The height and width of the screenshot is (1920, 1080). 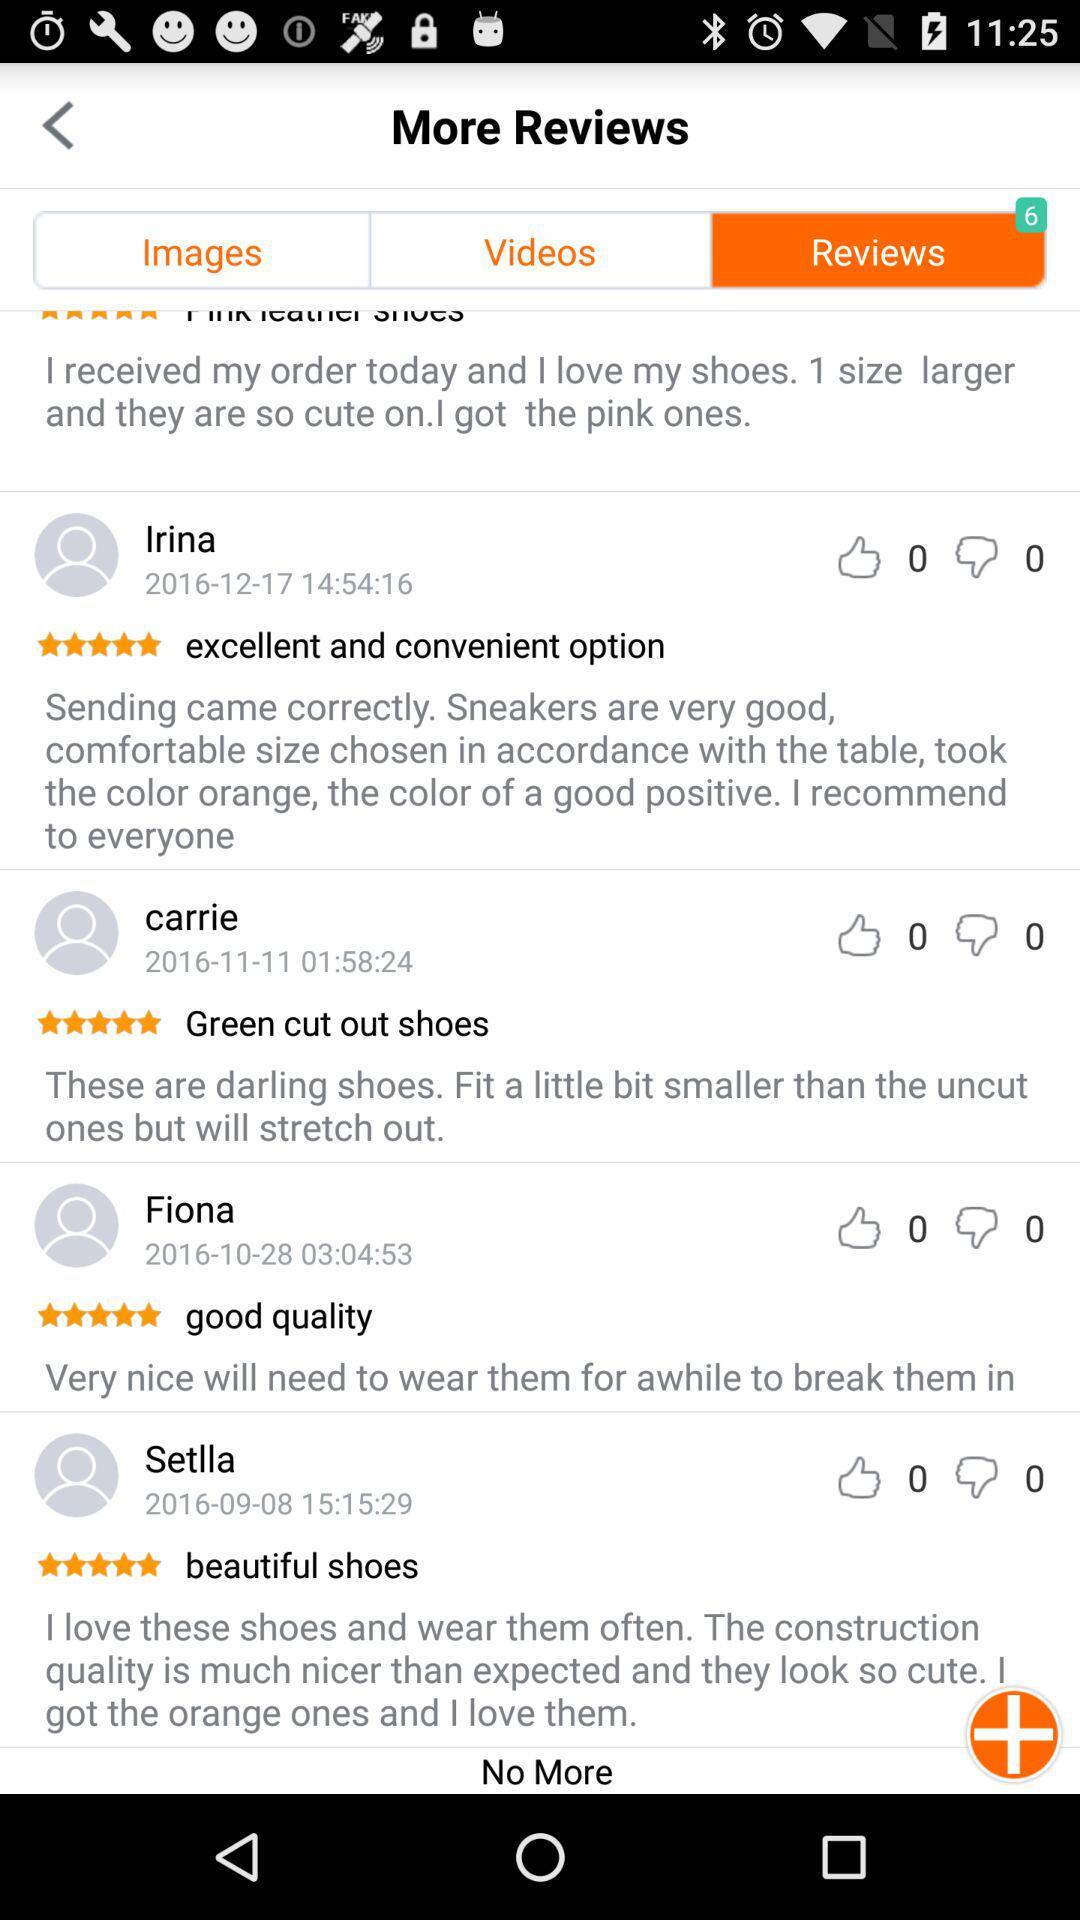 What do you see at coordinates (190, 1458) in the screenshot?
I see `setlla icon` at bounding box center [190, 1458].